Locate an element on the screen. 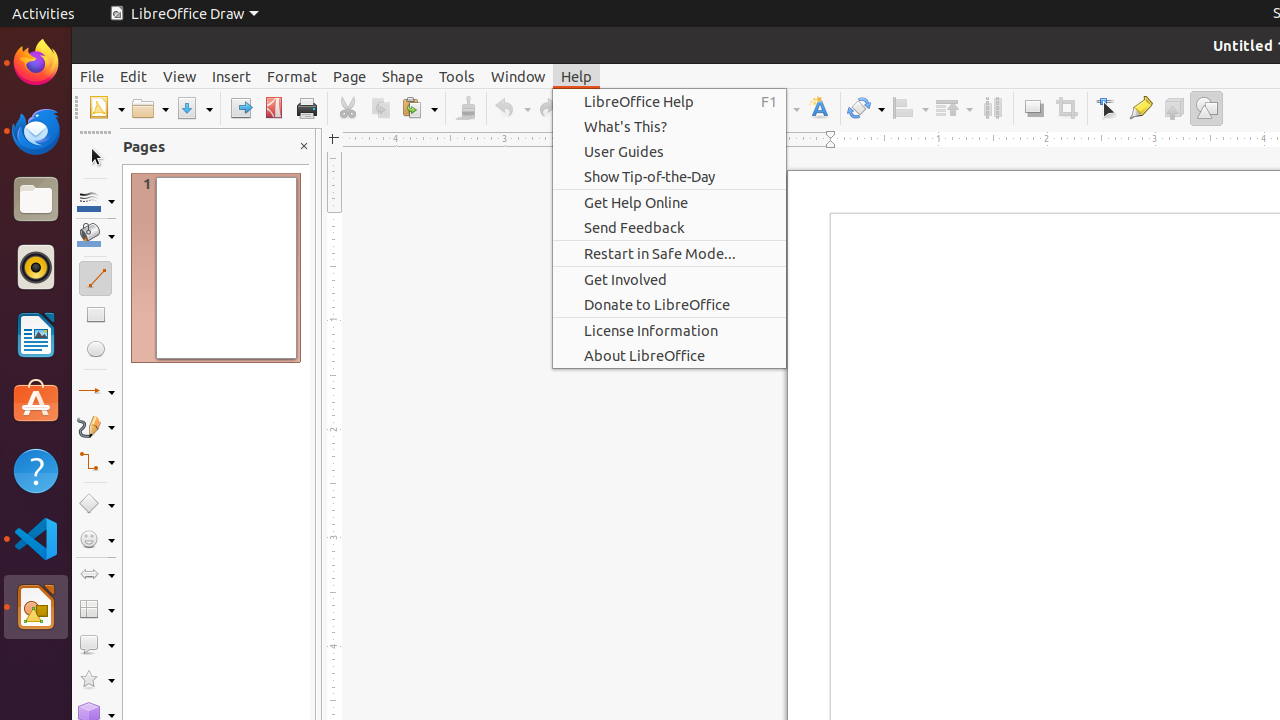 This screenshot has height=720, width=1280. 'Export' is located at coordinates (240, 108).